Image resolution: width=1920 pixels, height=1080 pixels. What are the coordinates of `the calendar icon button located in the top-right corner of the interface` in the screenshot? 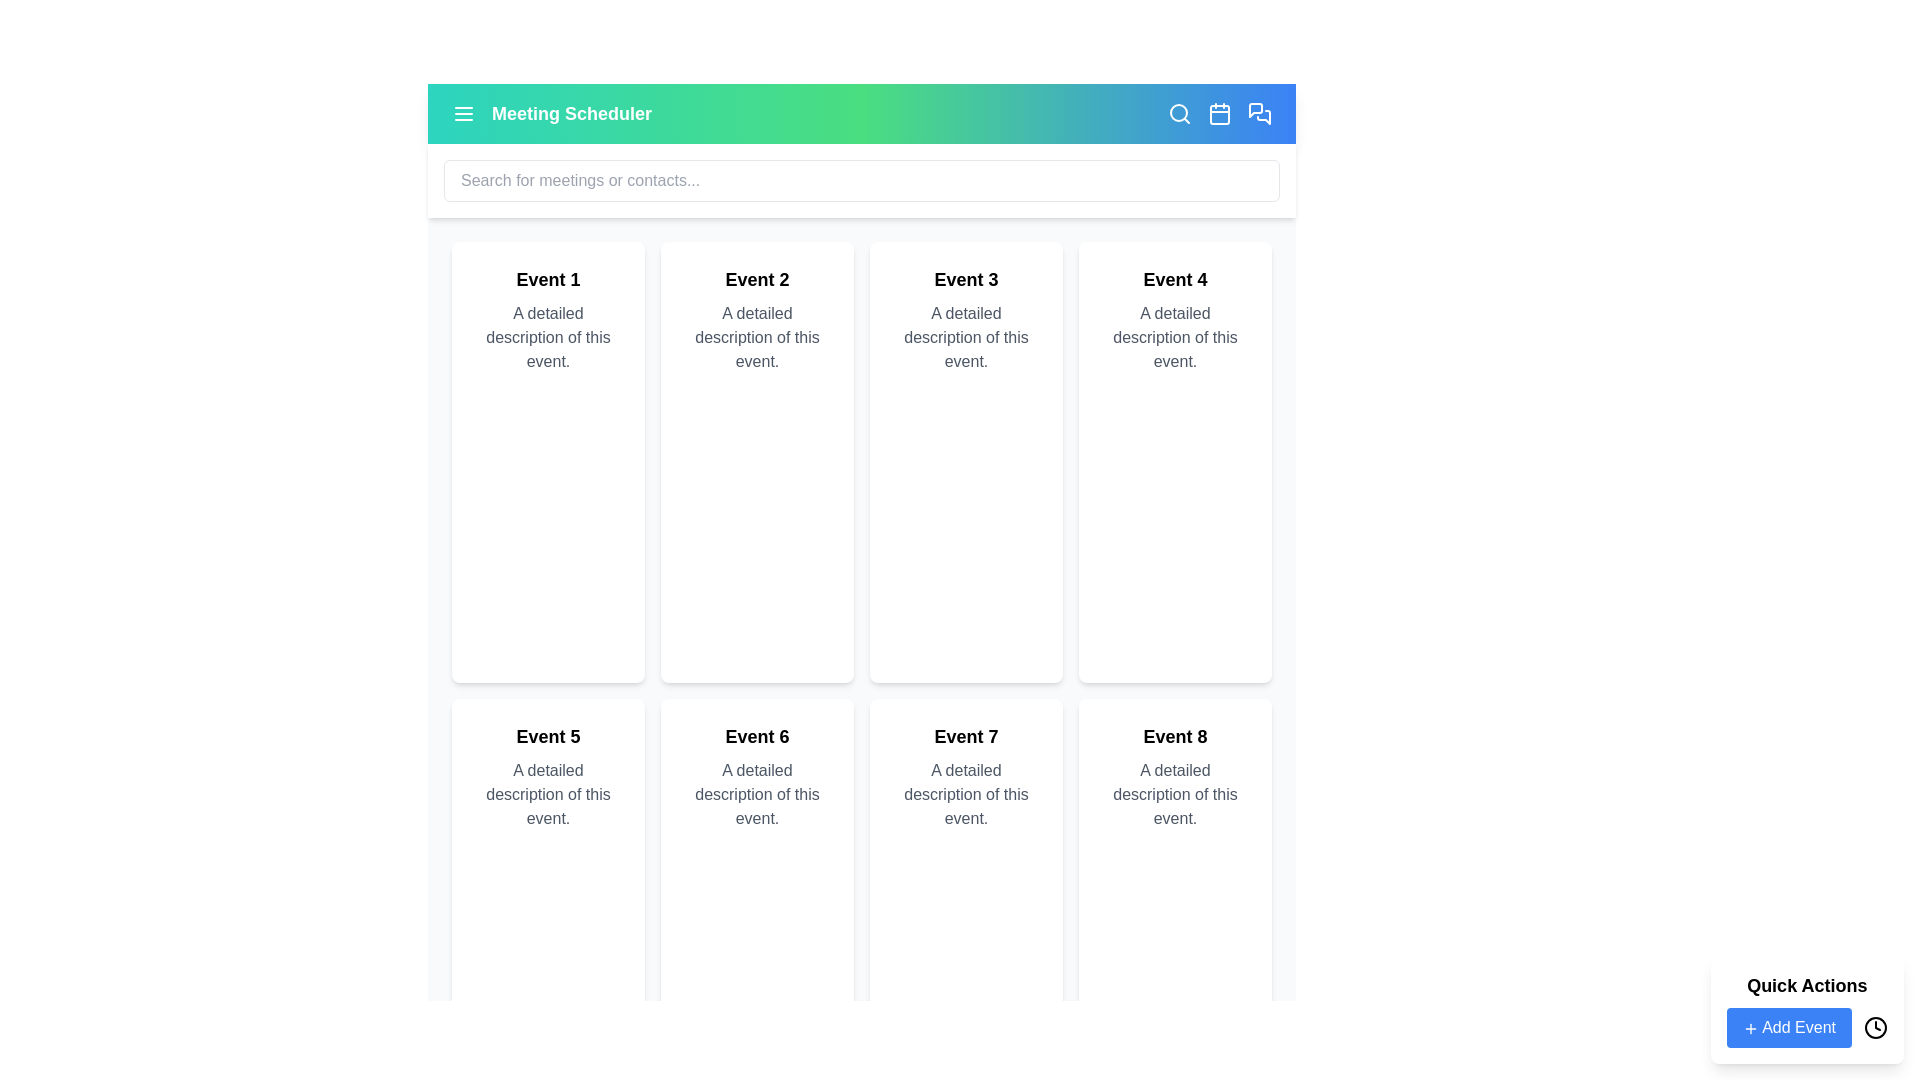 It's located at (1218, 114).